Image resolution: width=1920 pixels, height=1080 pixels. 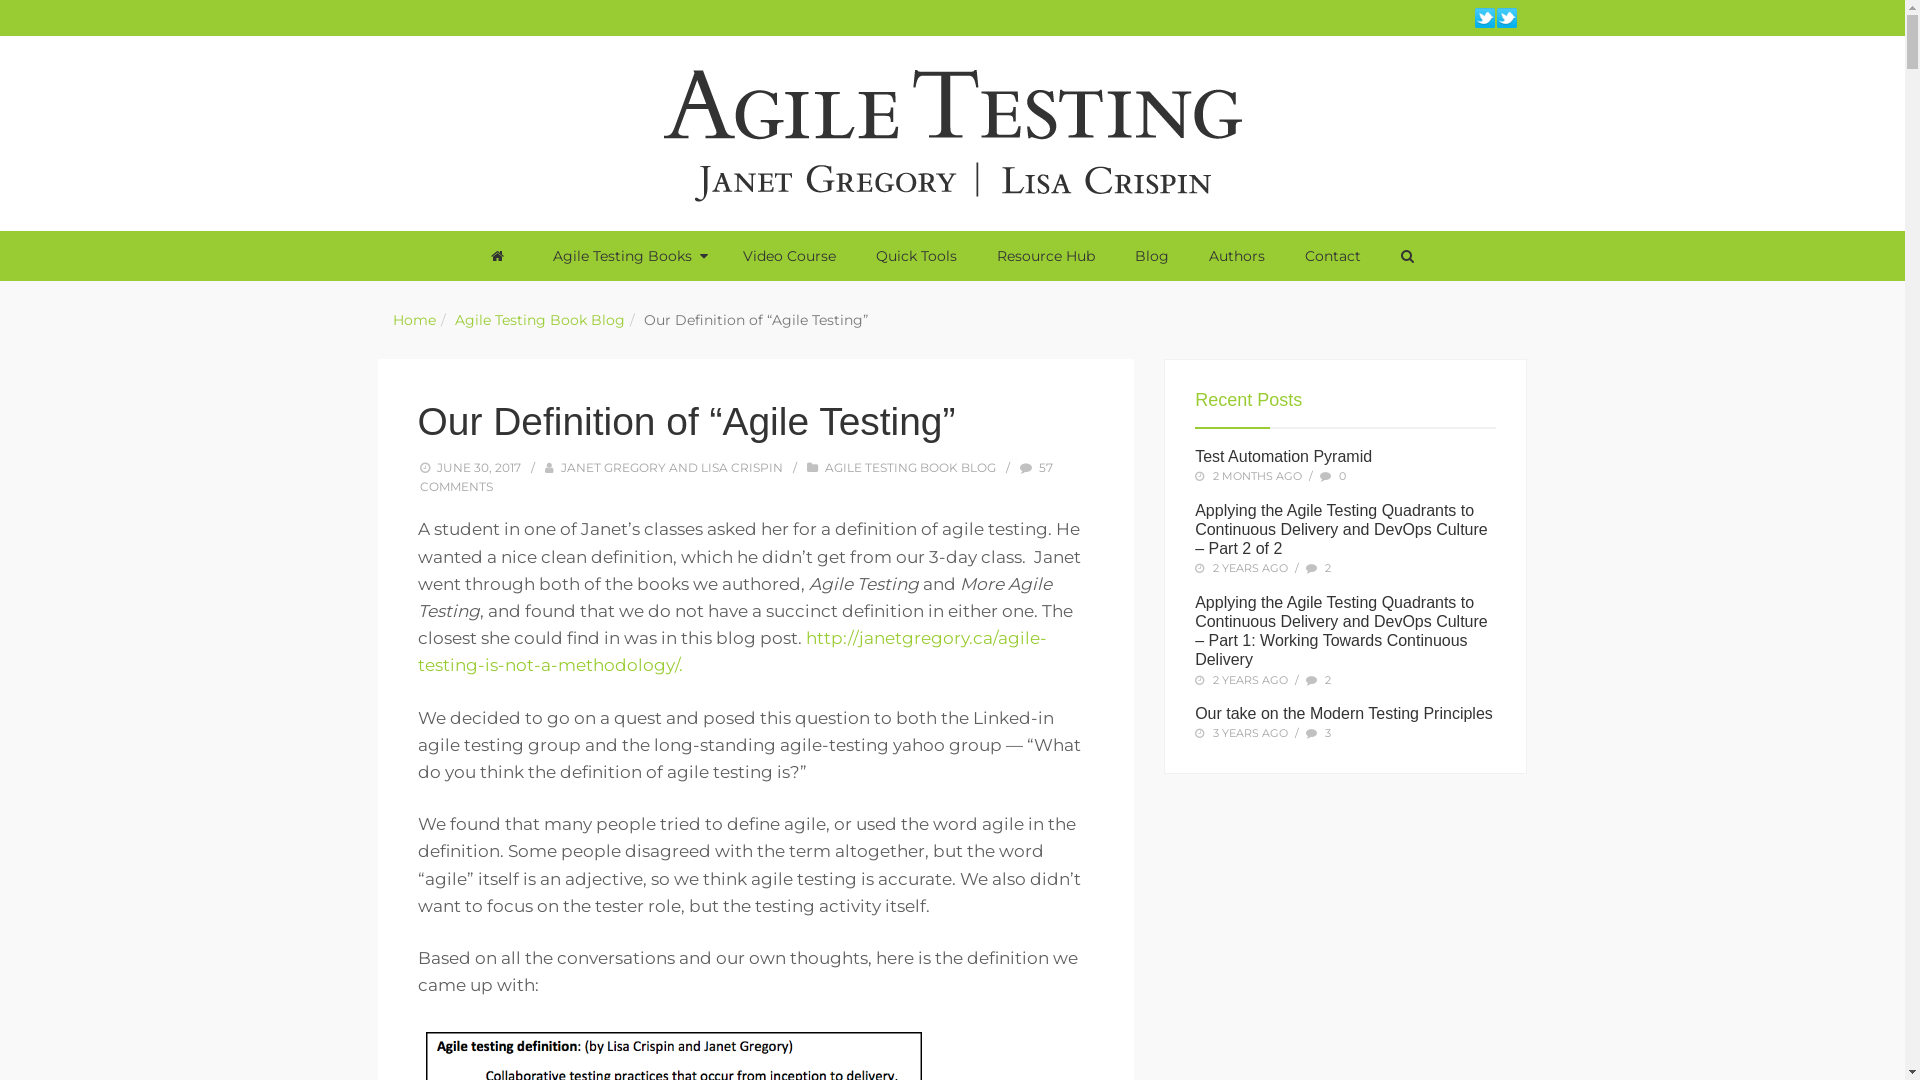 What do you see at coordinates (915, 254) in the screenshot?
I see `'Quick Tools'` at bounding box center [915, 254].